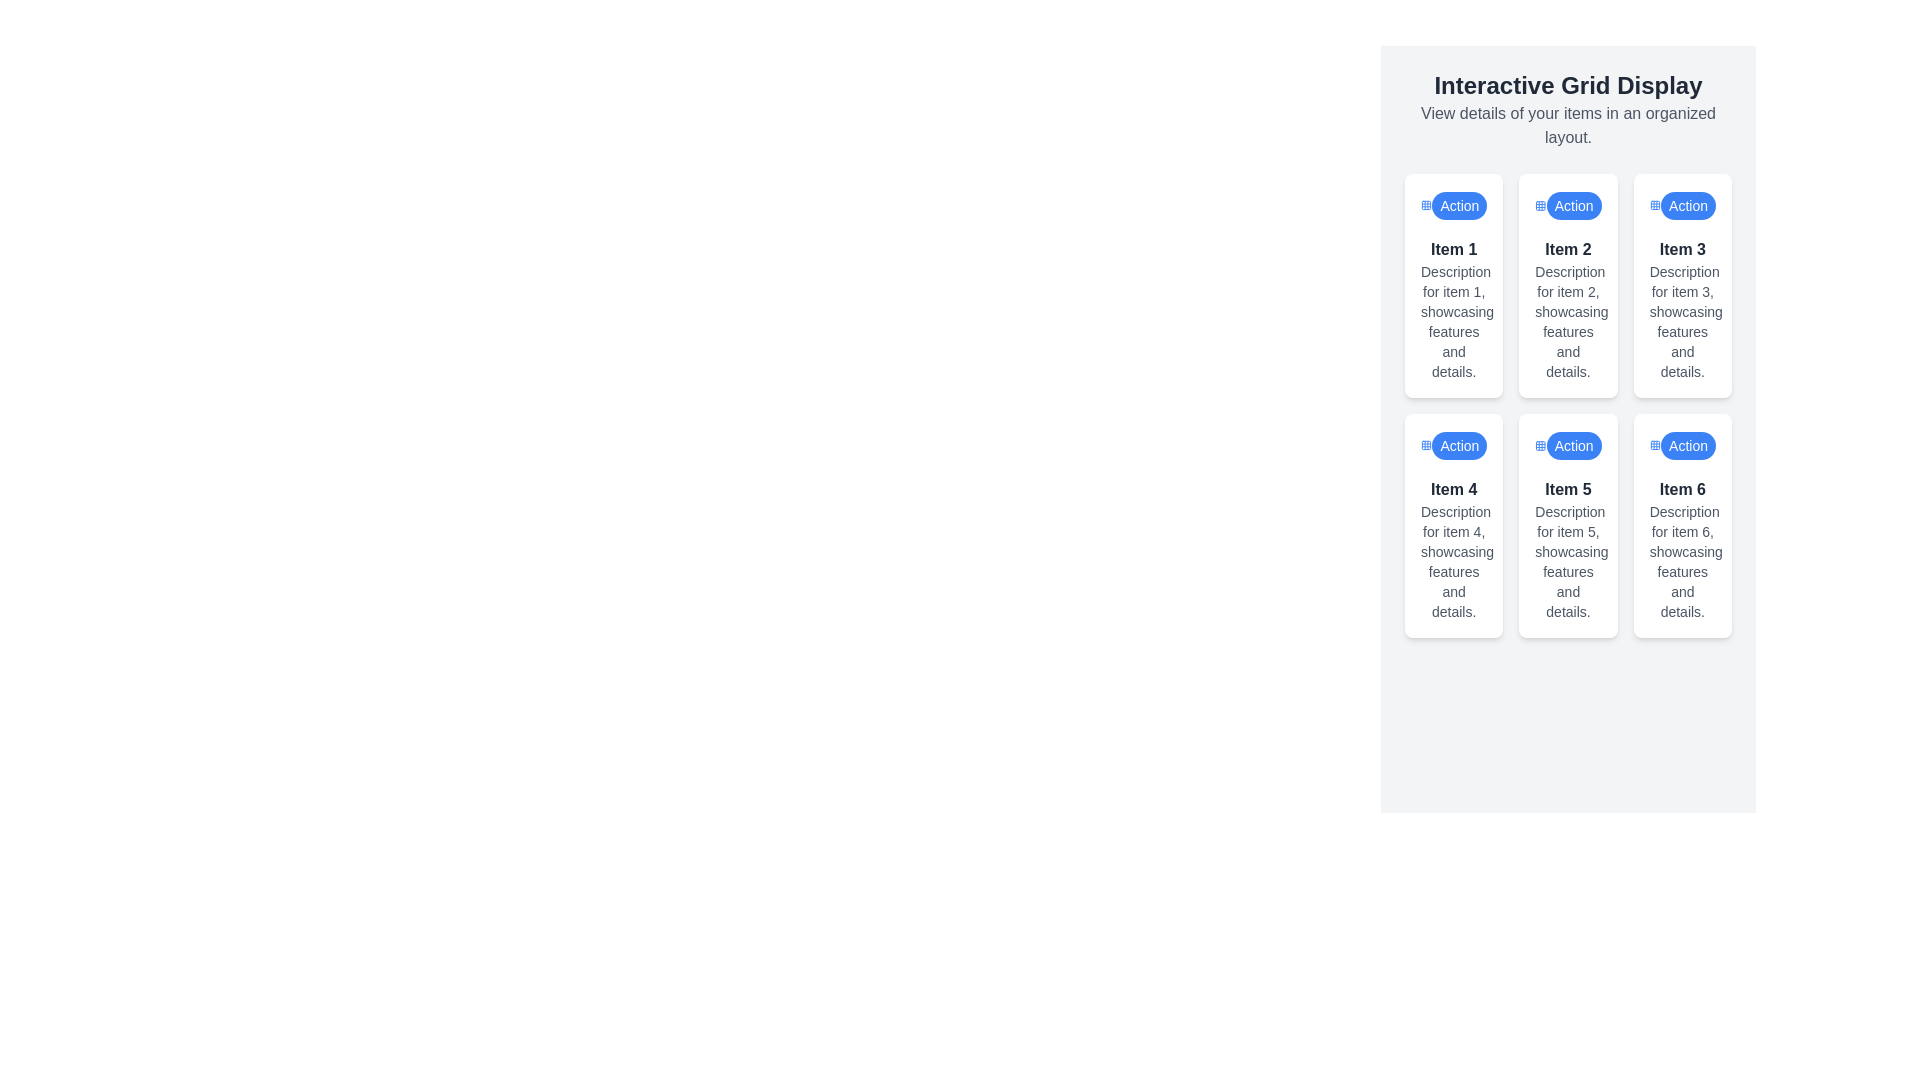 This screenshot has width=1920, height=1080. What do you see at coordinates (1454, 445) in the screenshot?
I see `the button located in the first row of the fourth grid item, associated with 'Item 4', to initiate an action` at bounding box center [1454, 445].